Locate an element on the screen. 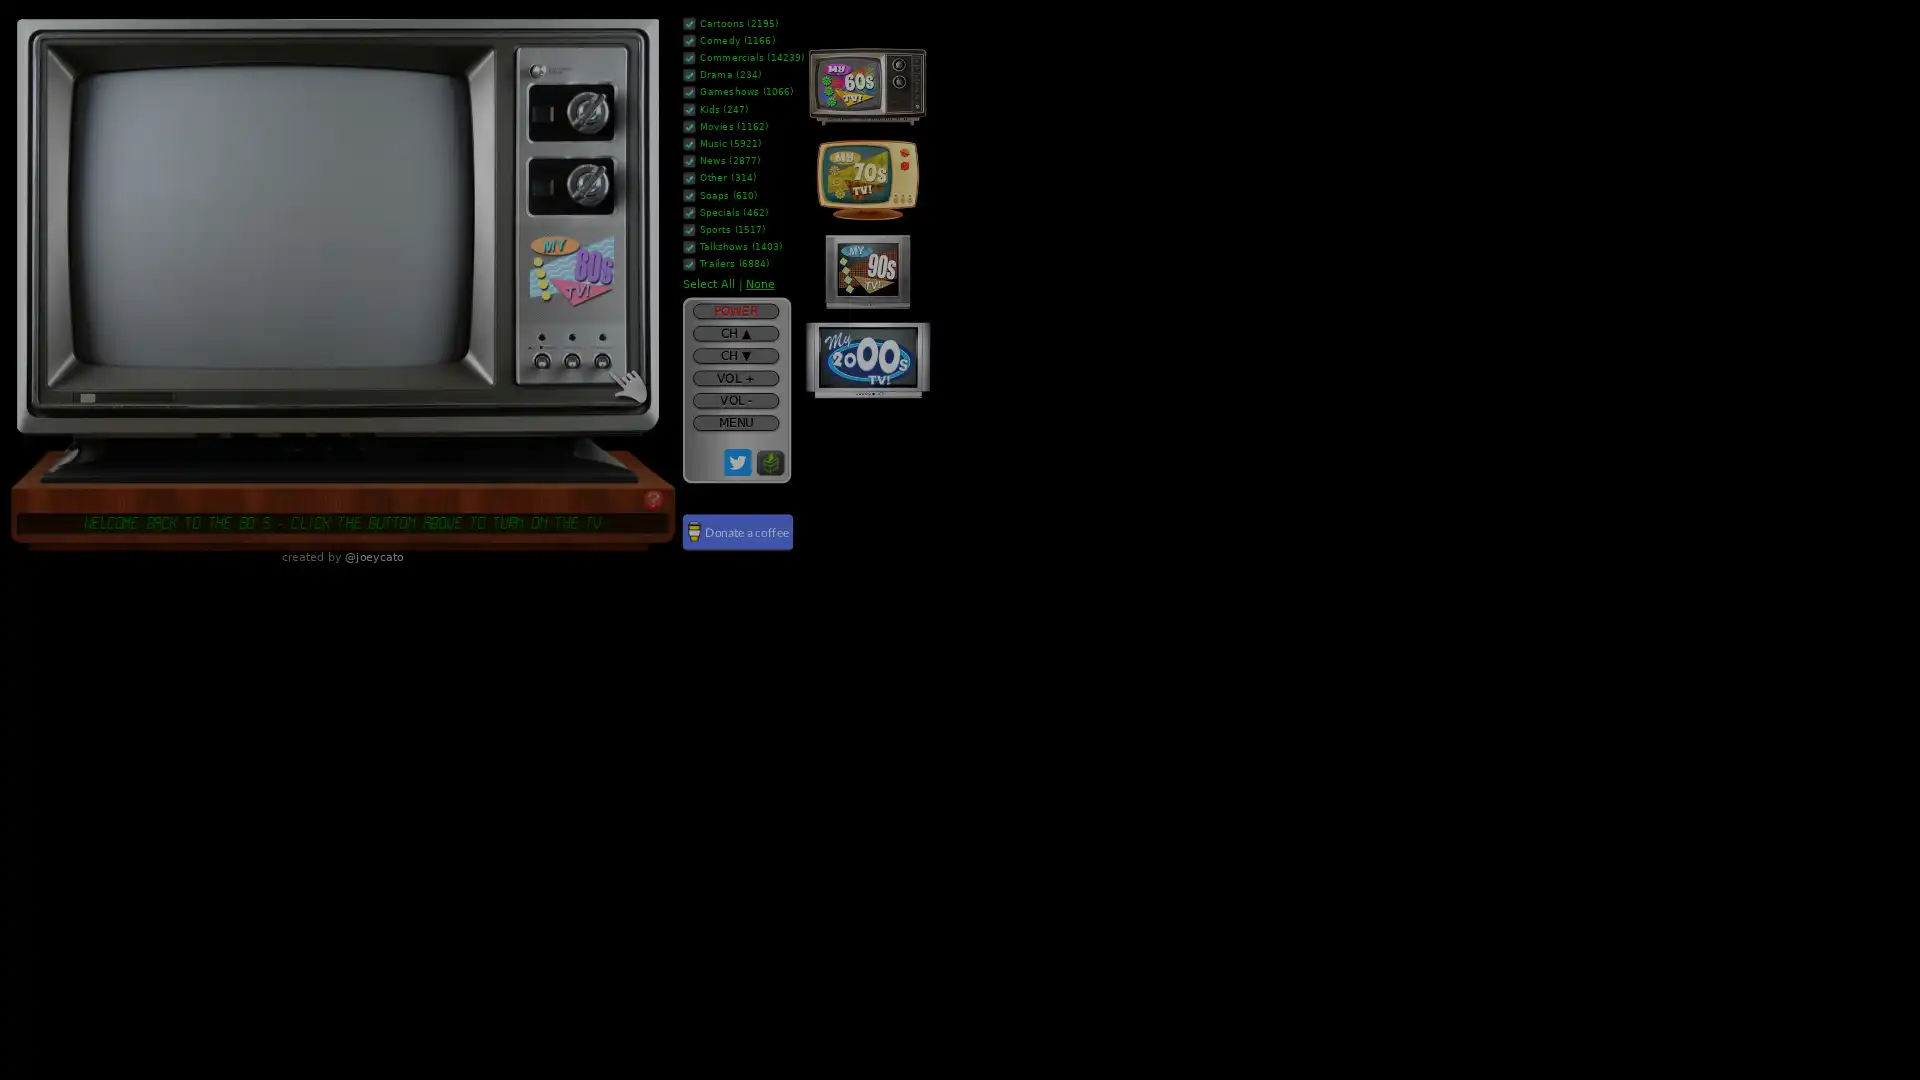  MENU is located at coordinates (734, 421).